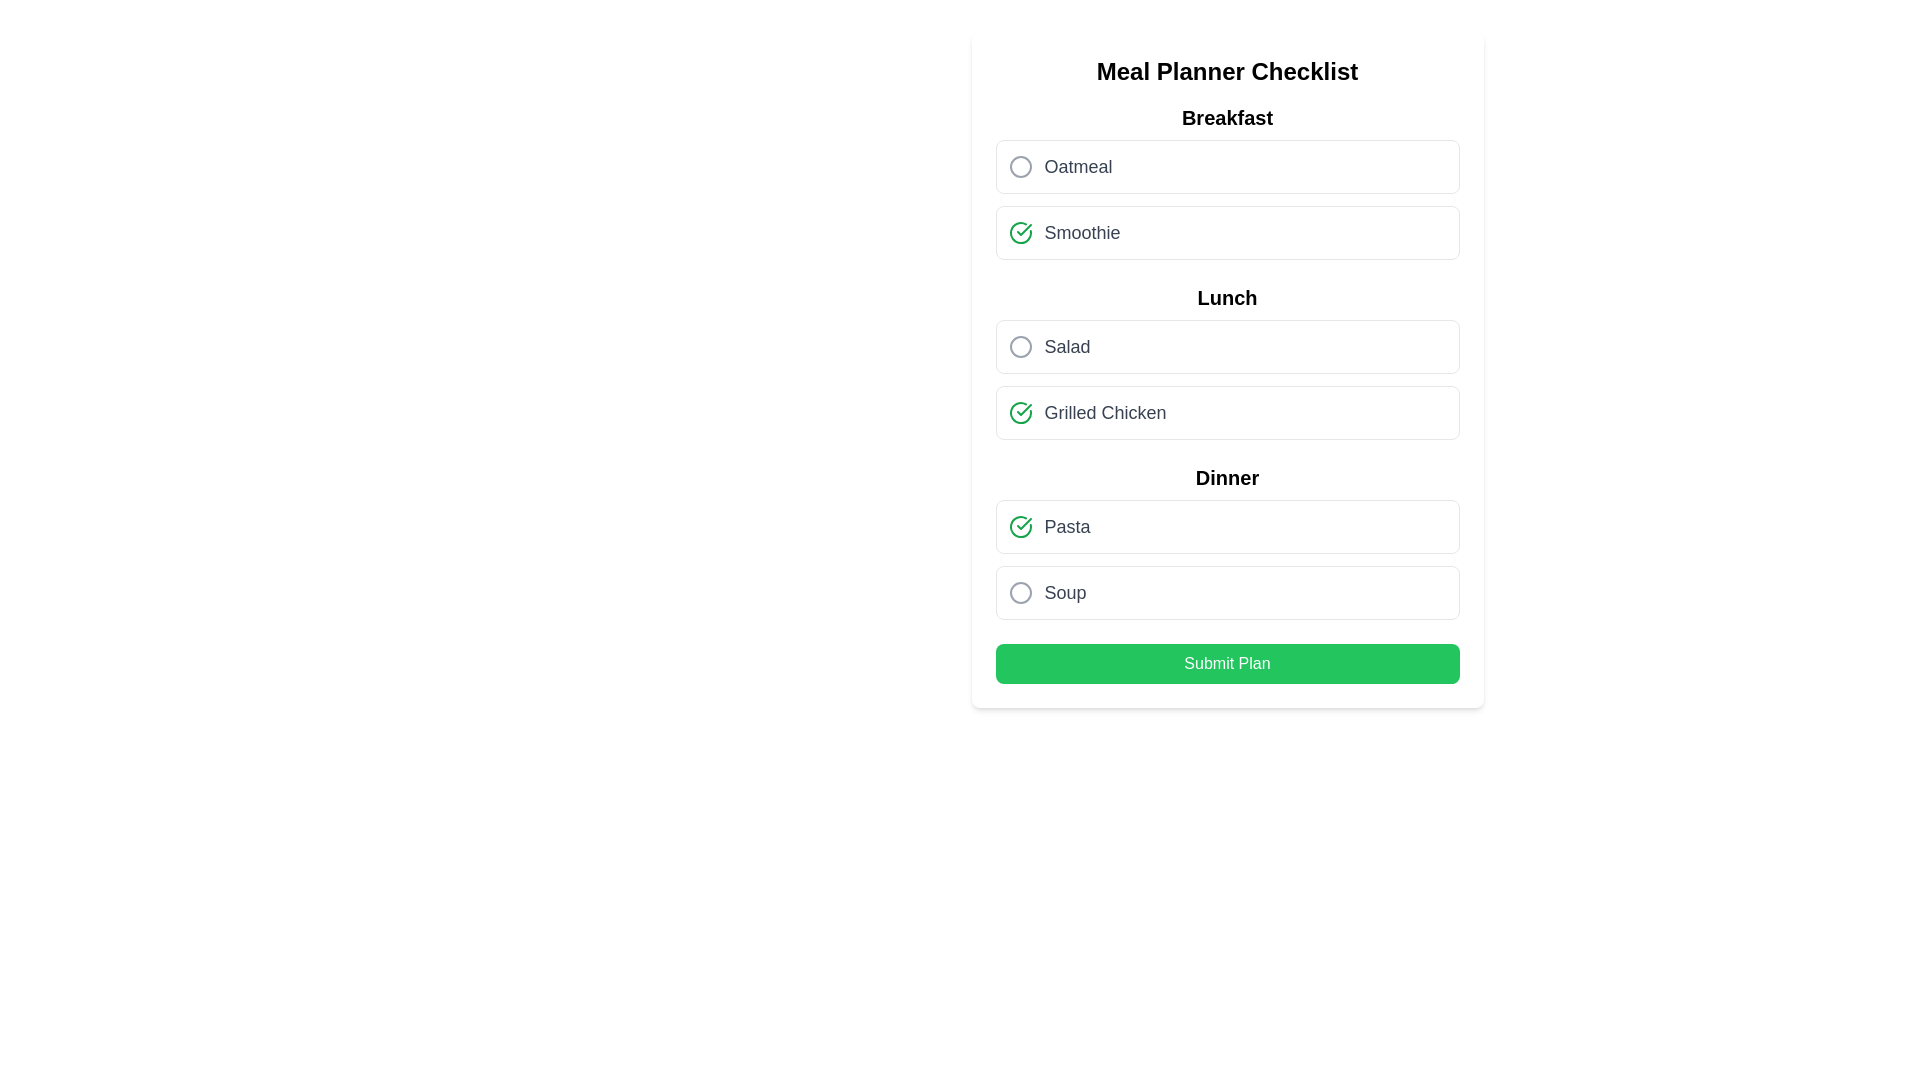 The width and height of the screenshot is (1920, 1080). Describe the element at coordinates (1226, 231) in the screenshot. I see `the Interactive selection item representing 'Smoothie' in the Breakfast section of the Meal Planner Checklist` at that location.